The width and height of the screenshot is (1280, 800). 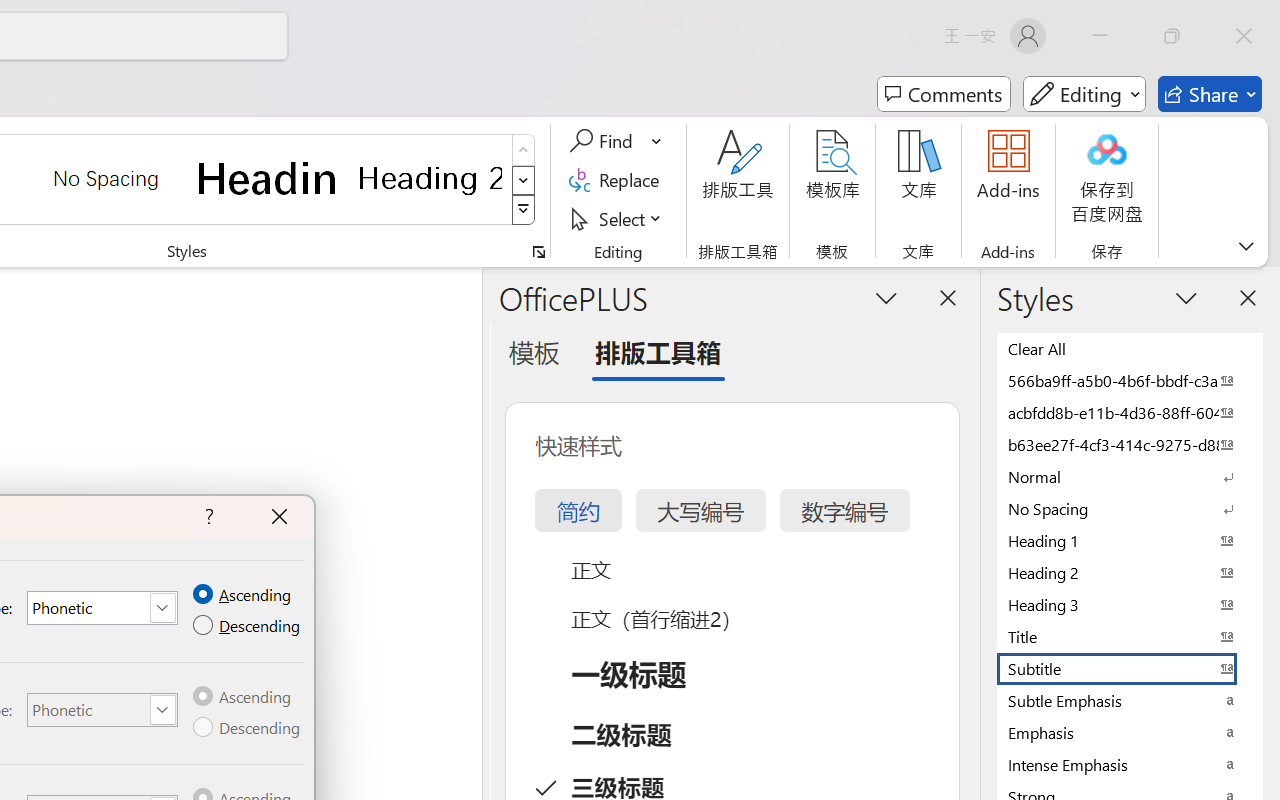 What do you see at coordinates (1130, 764) in the screenshot?
I see `'Intense Emphasis'` at bounding box center [1130, 764].